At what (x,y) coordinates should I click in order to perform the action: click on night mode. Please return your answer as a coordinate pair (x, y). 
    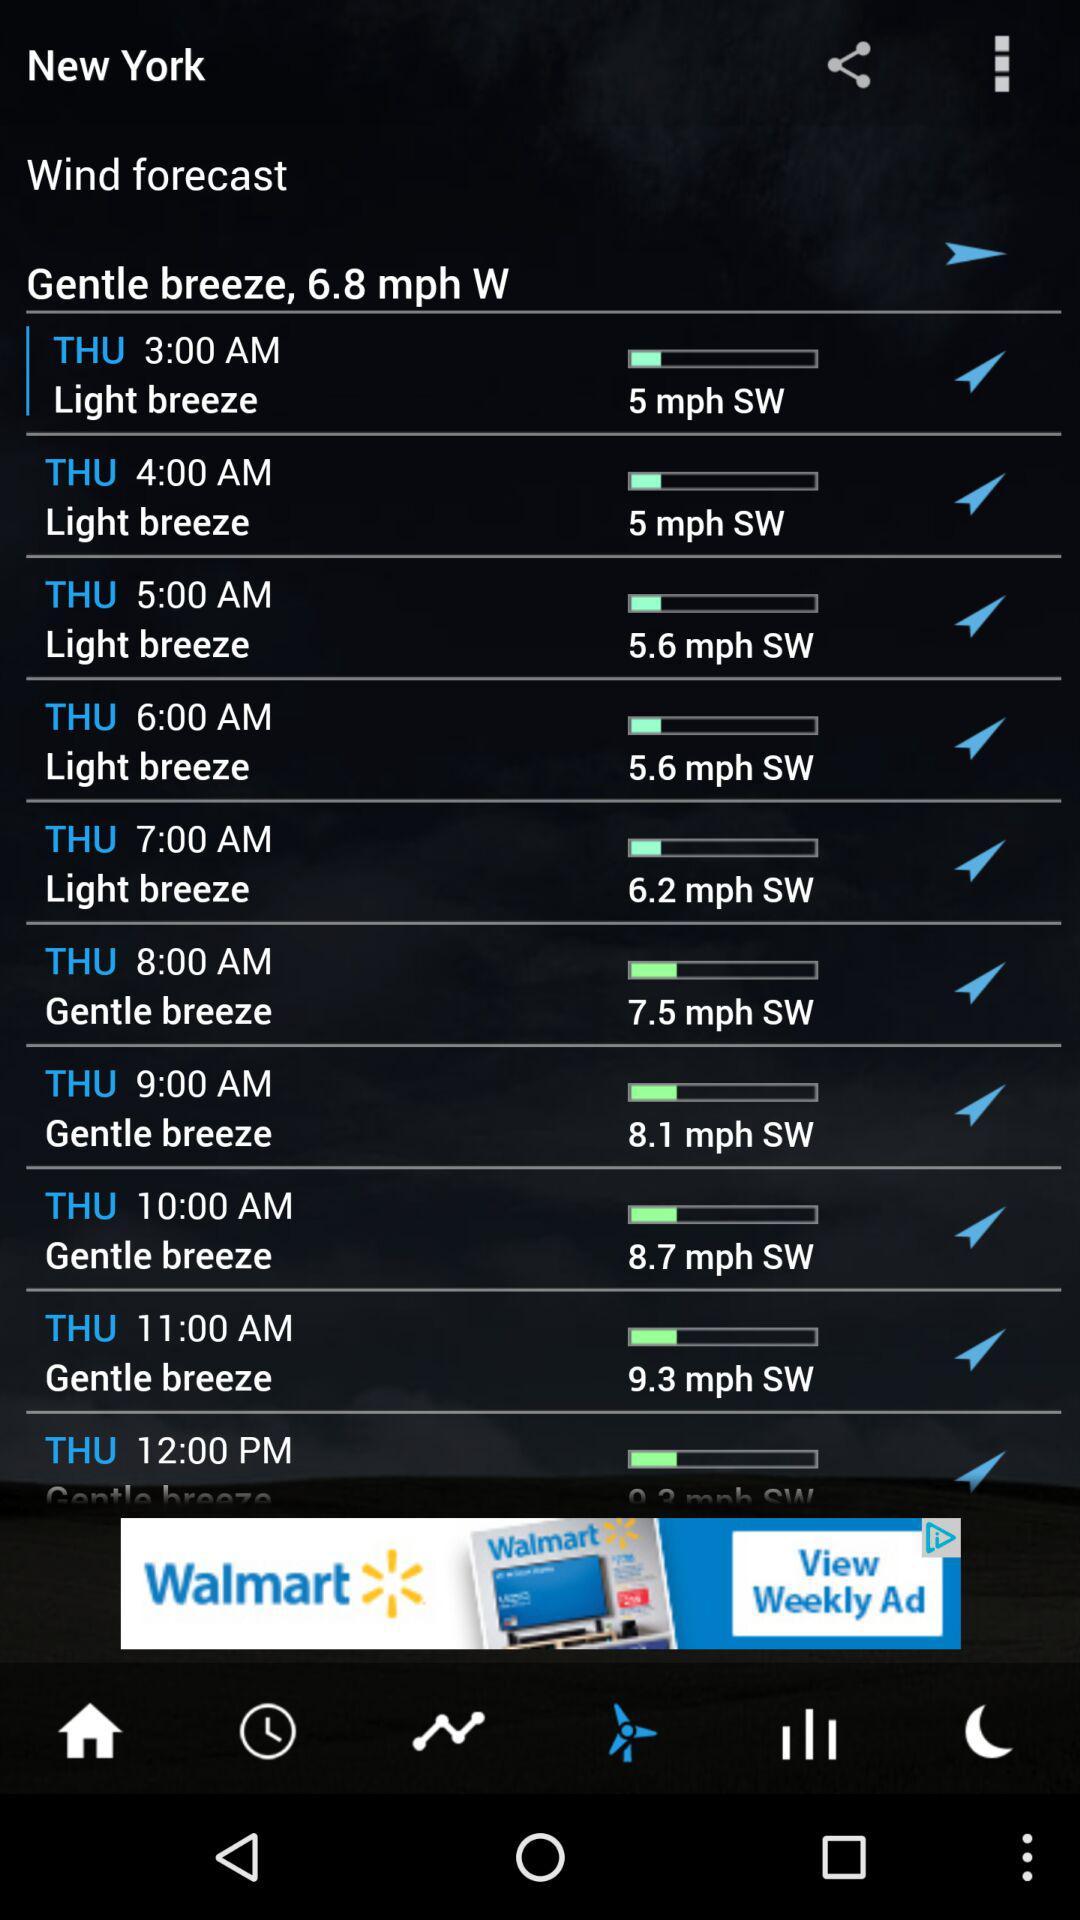
    Looking at the image, I should click on (990, 1728).